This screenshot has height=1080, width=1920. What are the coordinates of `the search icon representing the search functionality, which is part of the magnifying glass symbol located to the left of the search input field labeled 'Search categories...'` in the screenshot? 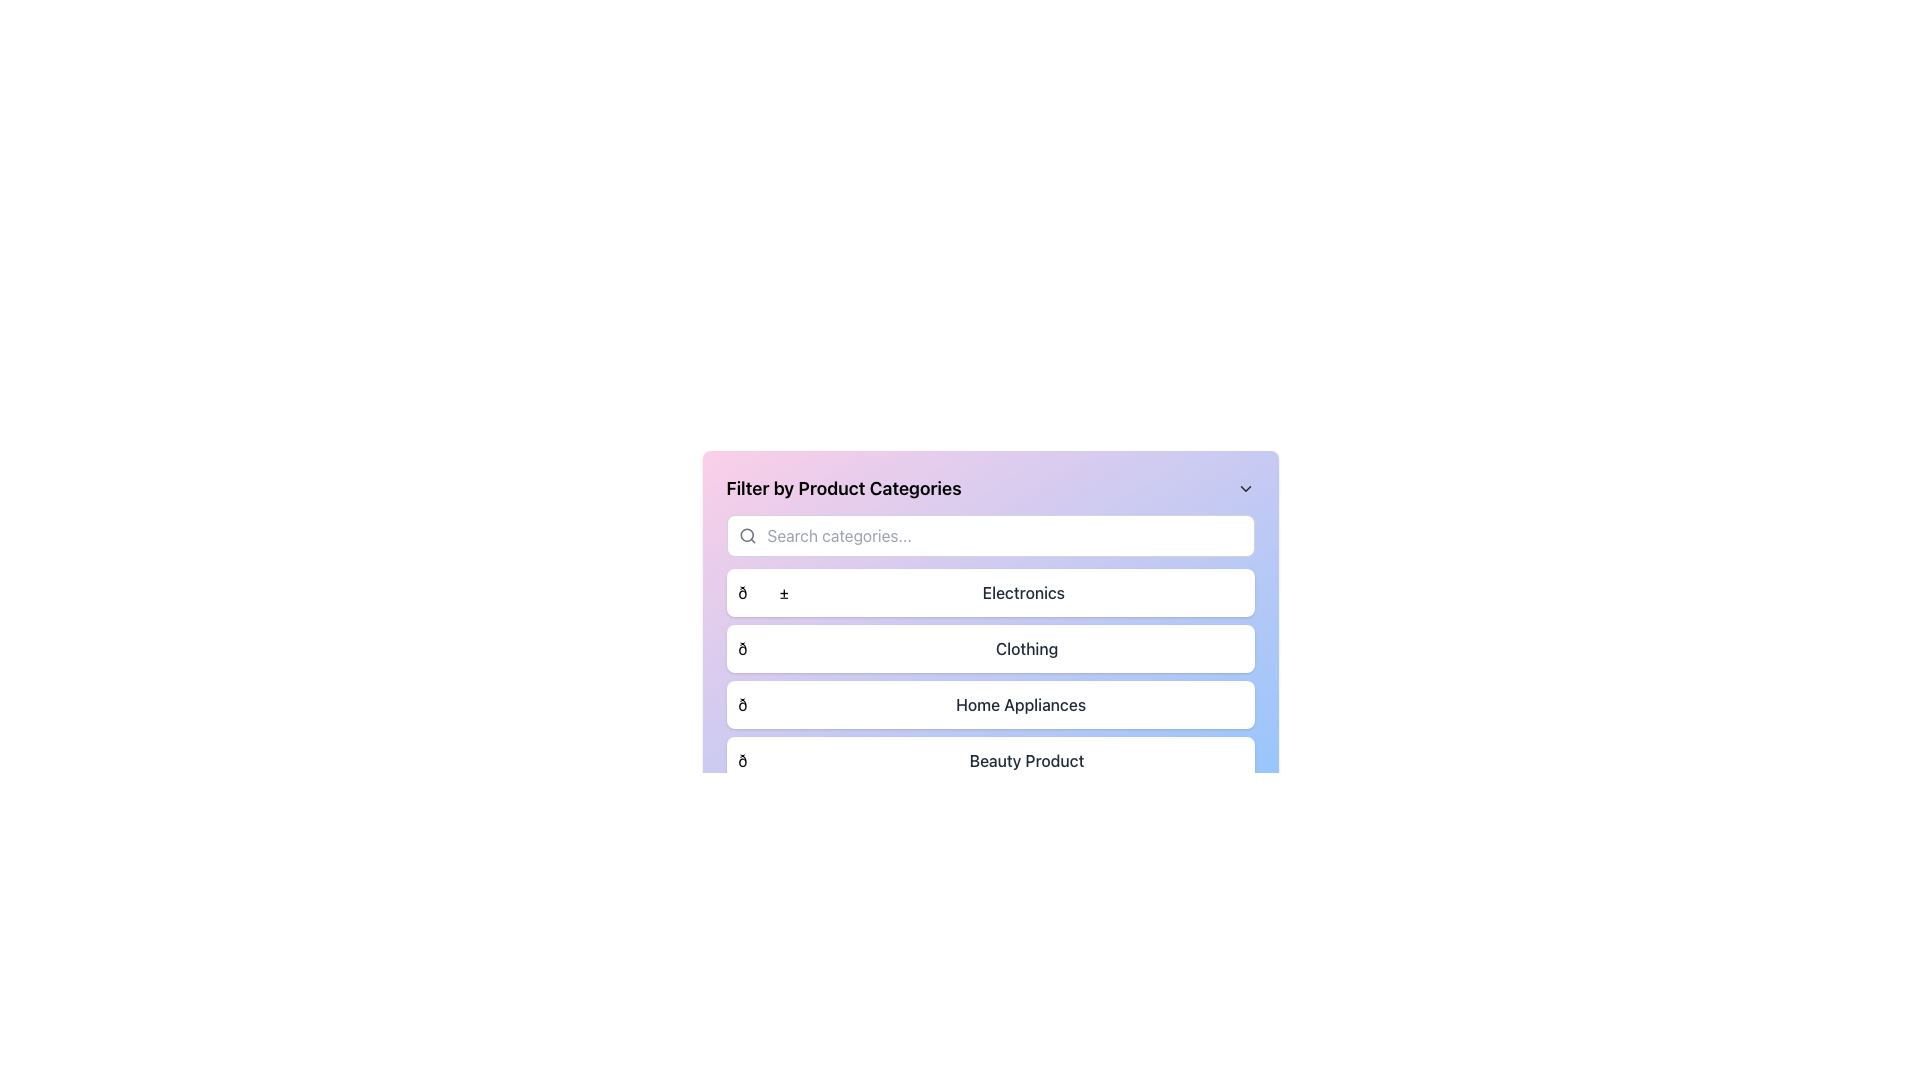 It's located at (745, 534).